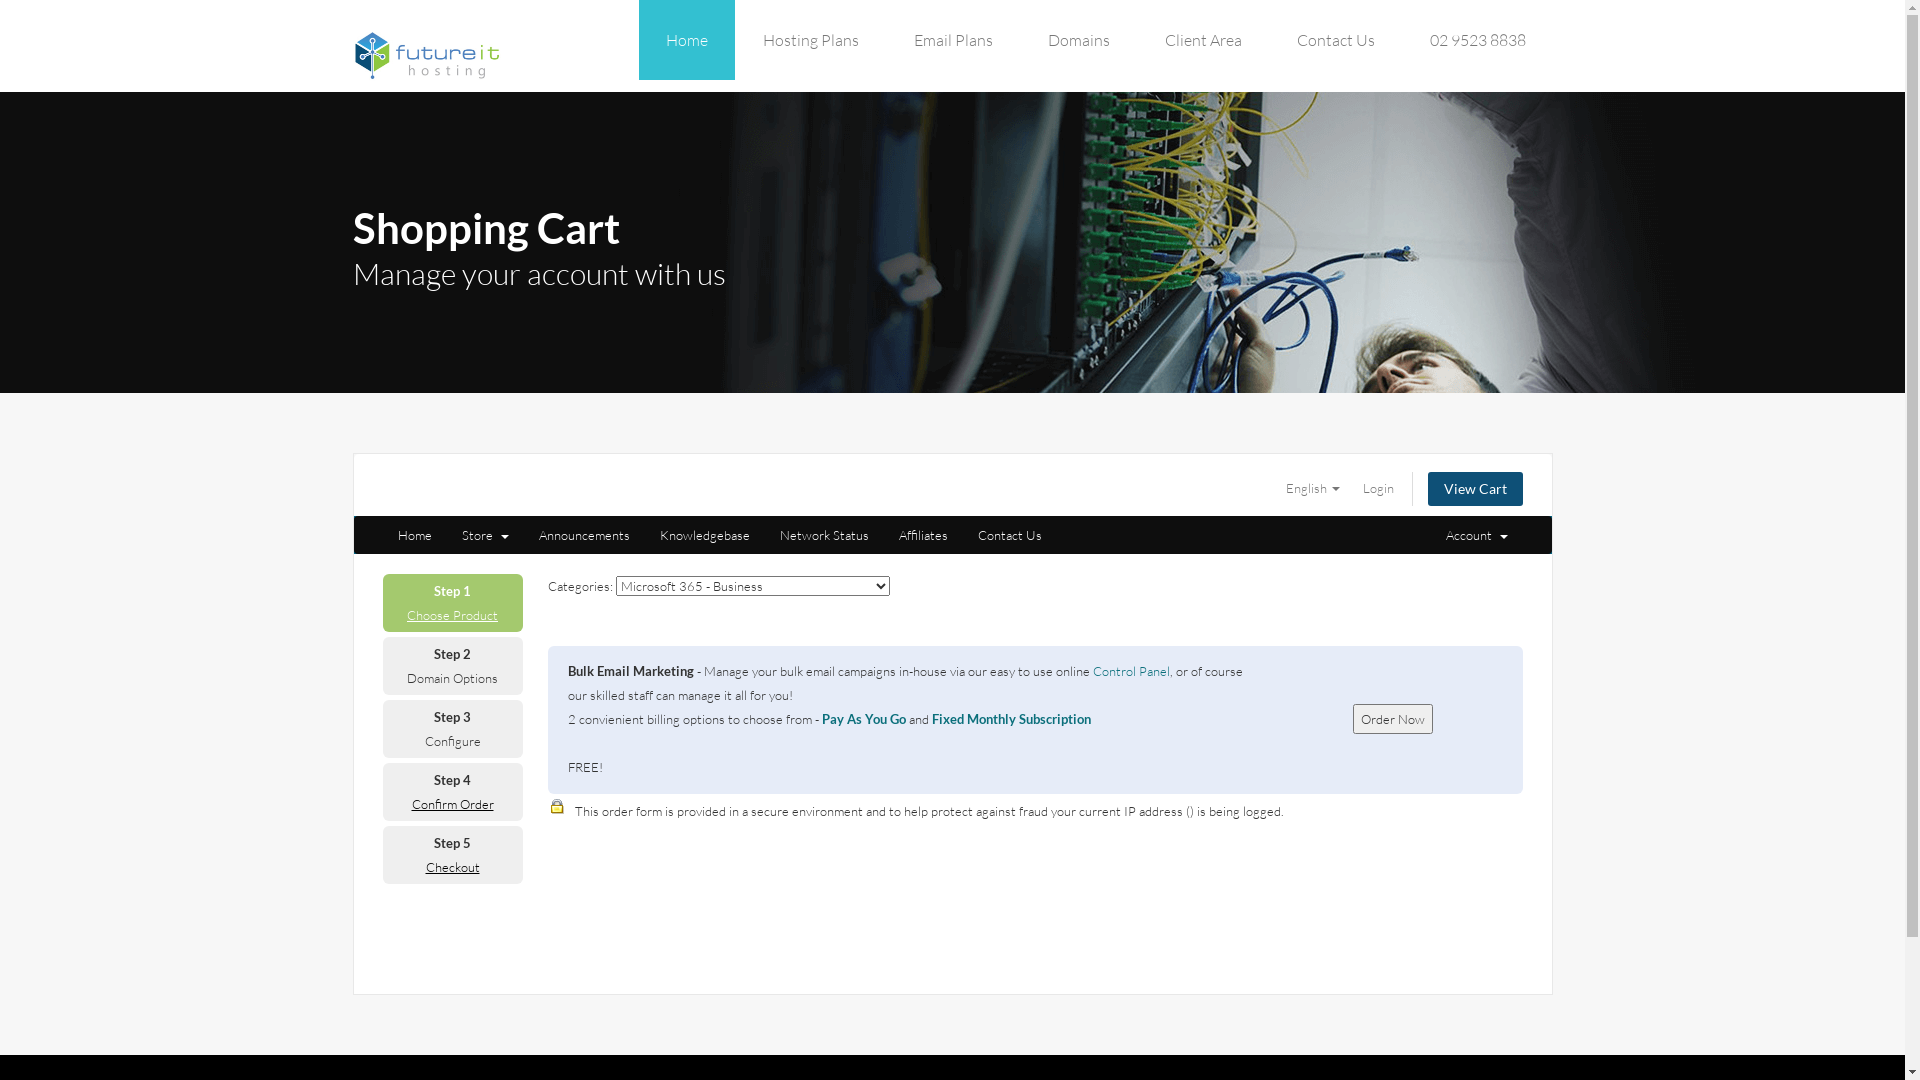 Image resolution: width=1920 pixels, height=1080 pixels. I want to click on 'Domains', so click(1077, 39).